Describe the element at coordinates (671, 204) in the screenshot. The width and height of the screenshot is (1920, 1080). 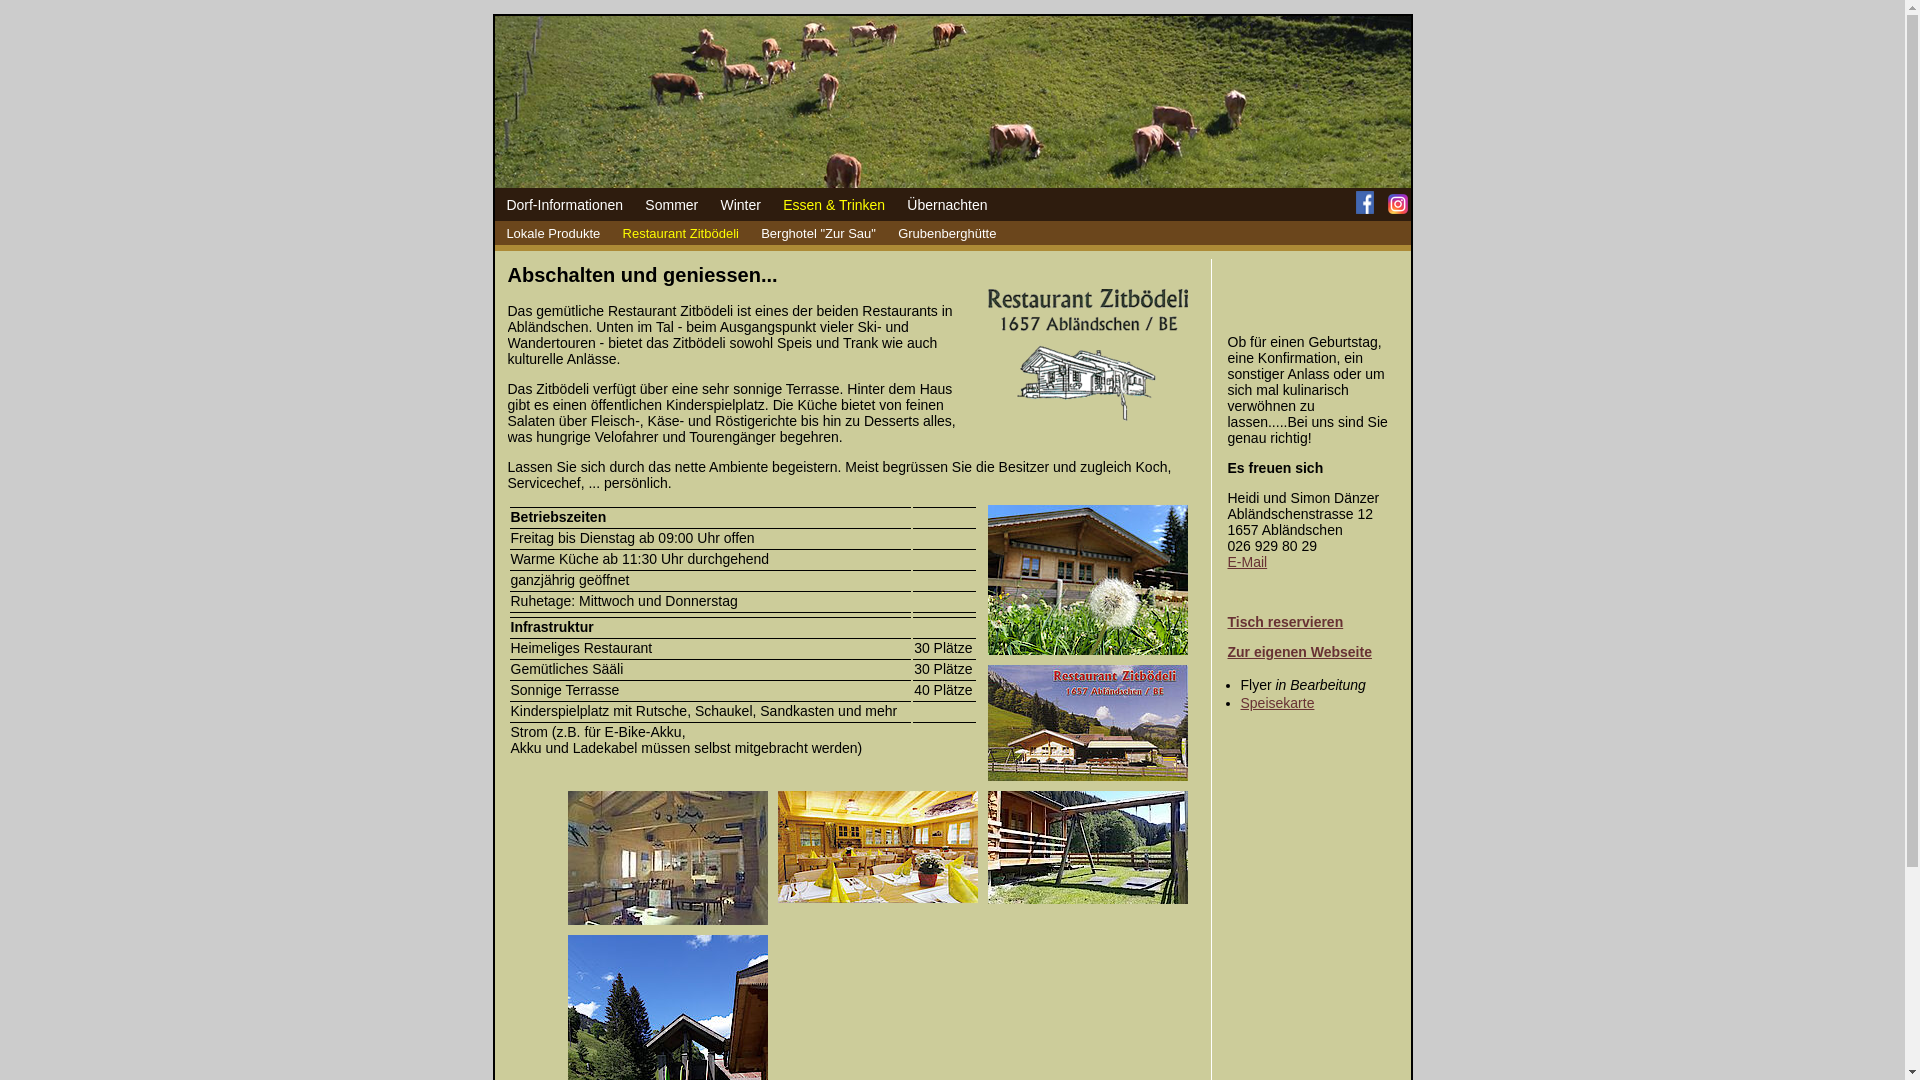
I see `'Sommer'` at that location.